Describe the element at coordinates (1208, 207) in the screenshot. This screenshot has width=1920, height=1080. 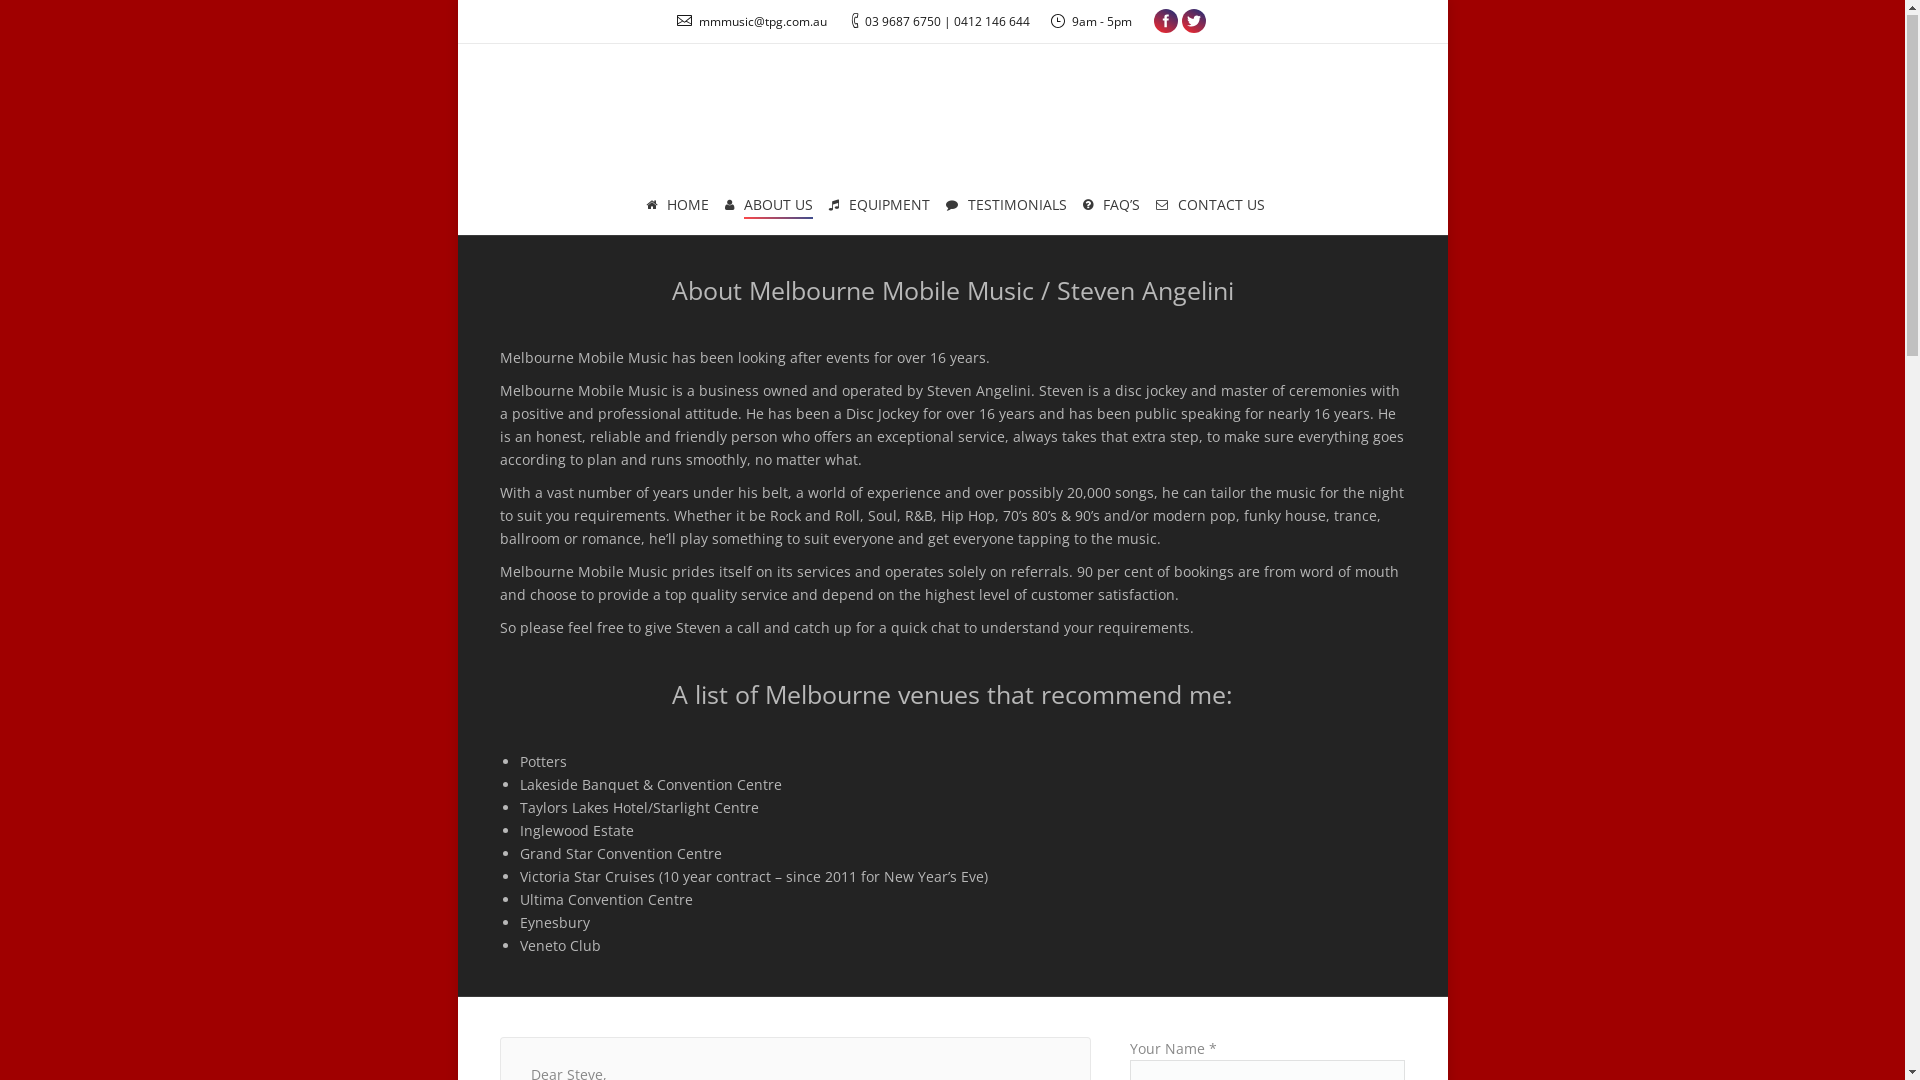
I see `'CONTACT US'` at that location.